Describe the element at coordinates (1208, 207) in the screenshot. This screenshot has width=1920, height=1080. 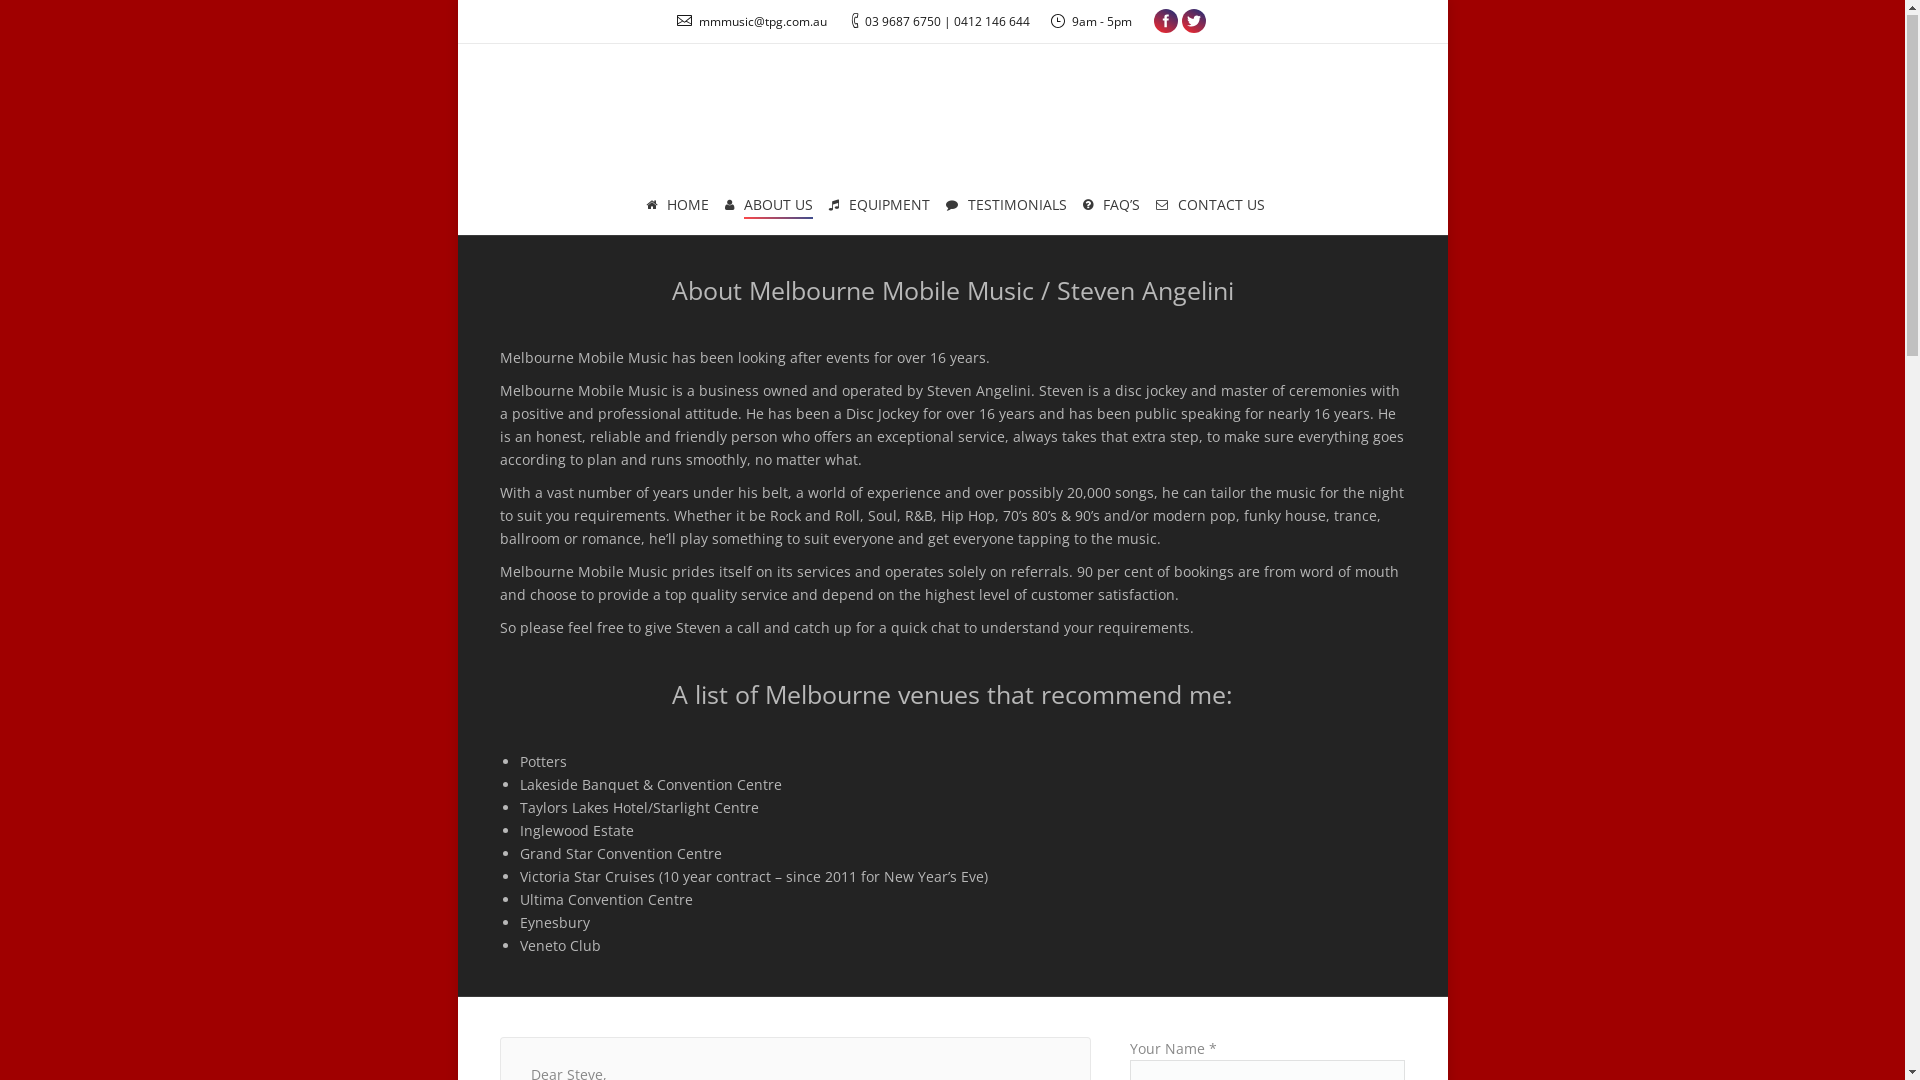
I see `'CONTACT US'` at that location.